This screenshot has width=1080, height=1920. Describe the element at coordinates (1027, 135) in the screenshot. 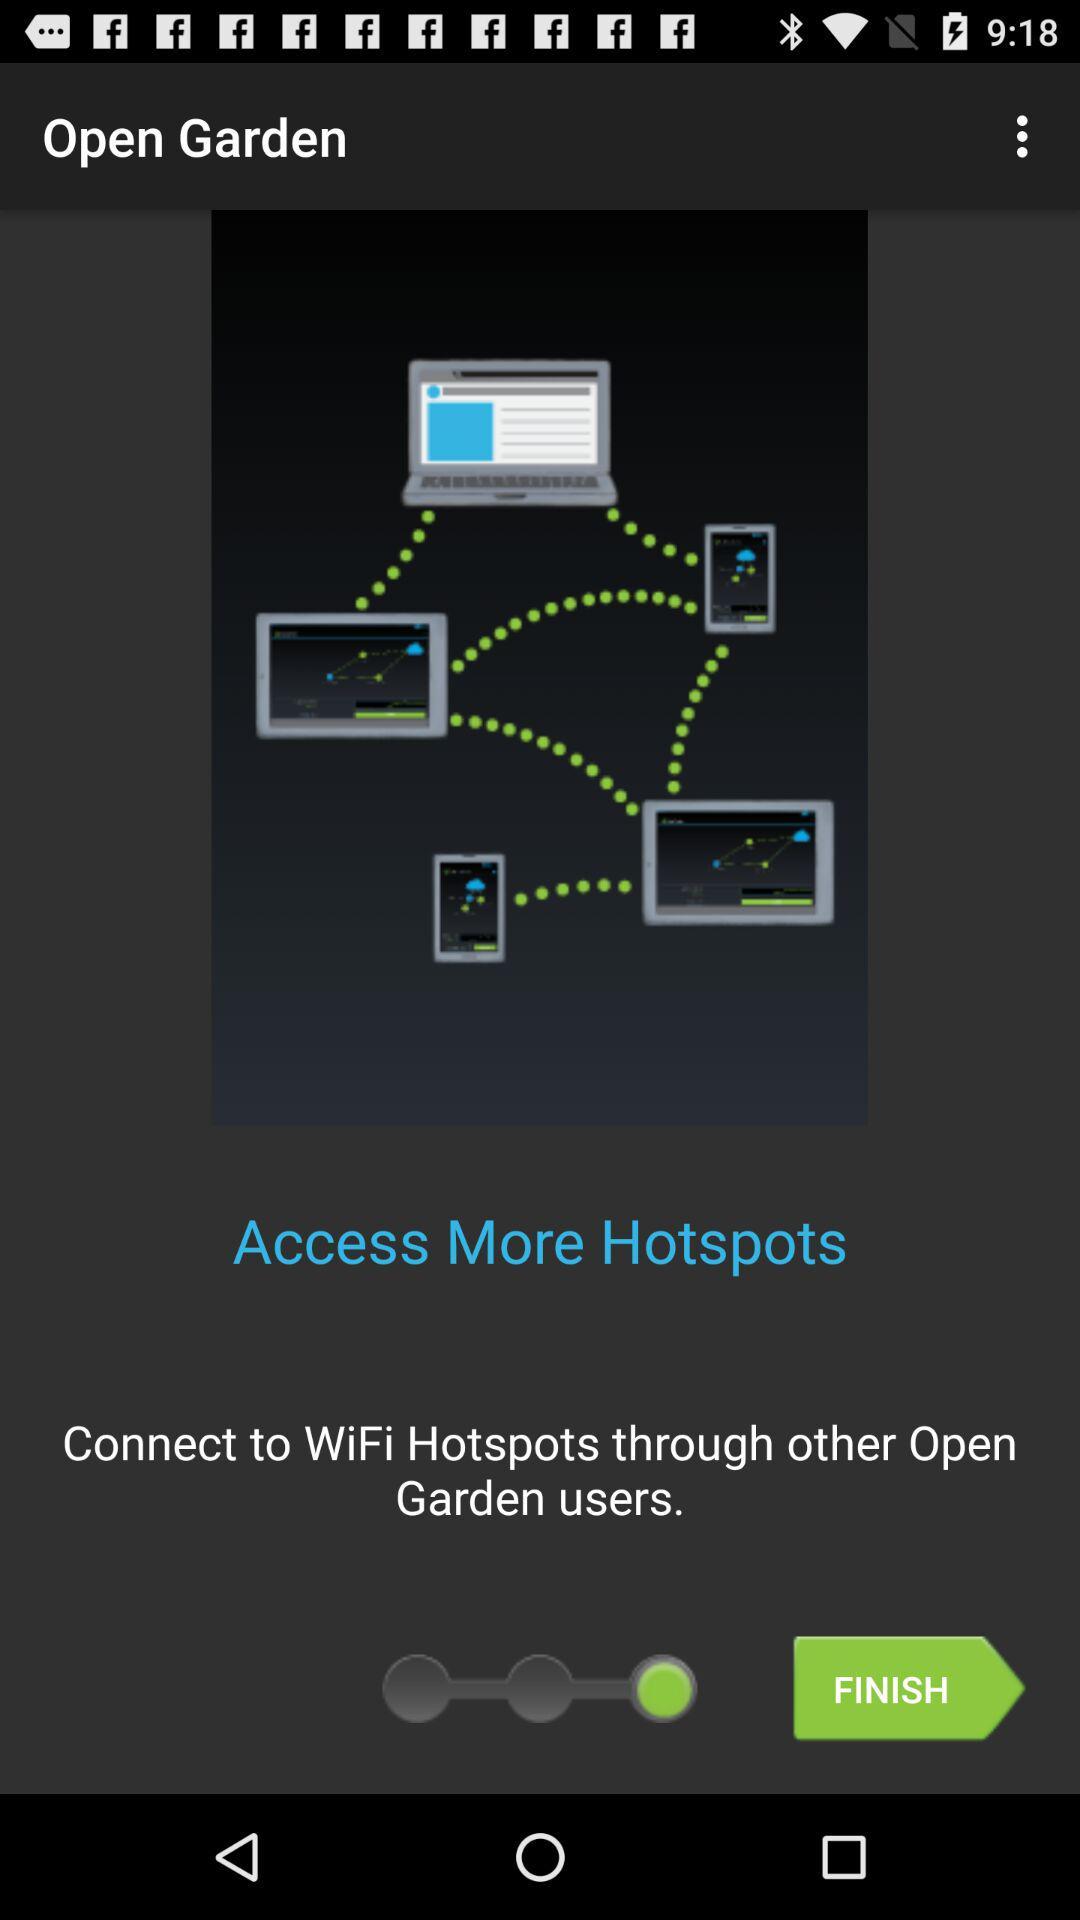

I see `the icon above the access more hotspots icon` at that location.